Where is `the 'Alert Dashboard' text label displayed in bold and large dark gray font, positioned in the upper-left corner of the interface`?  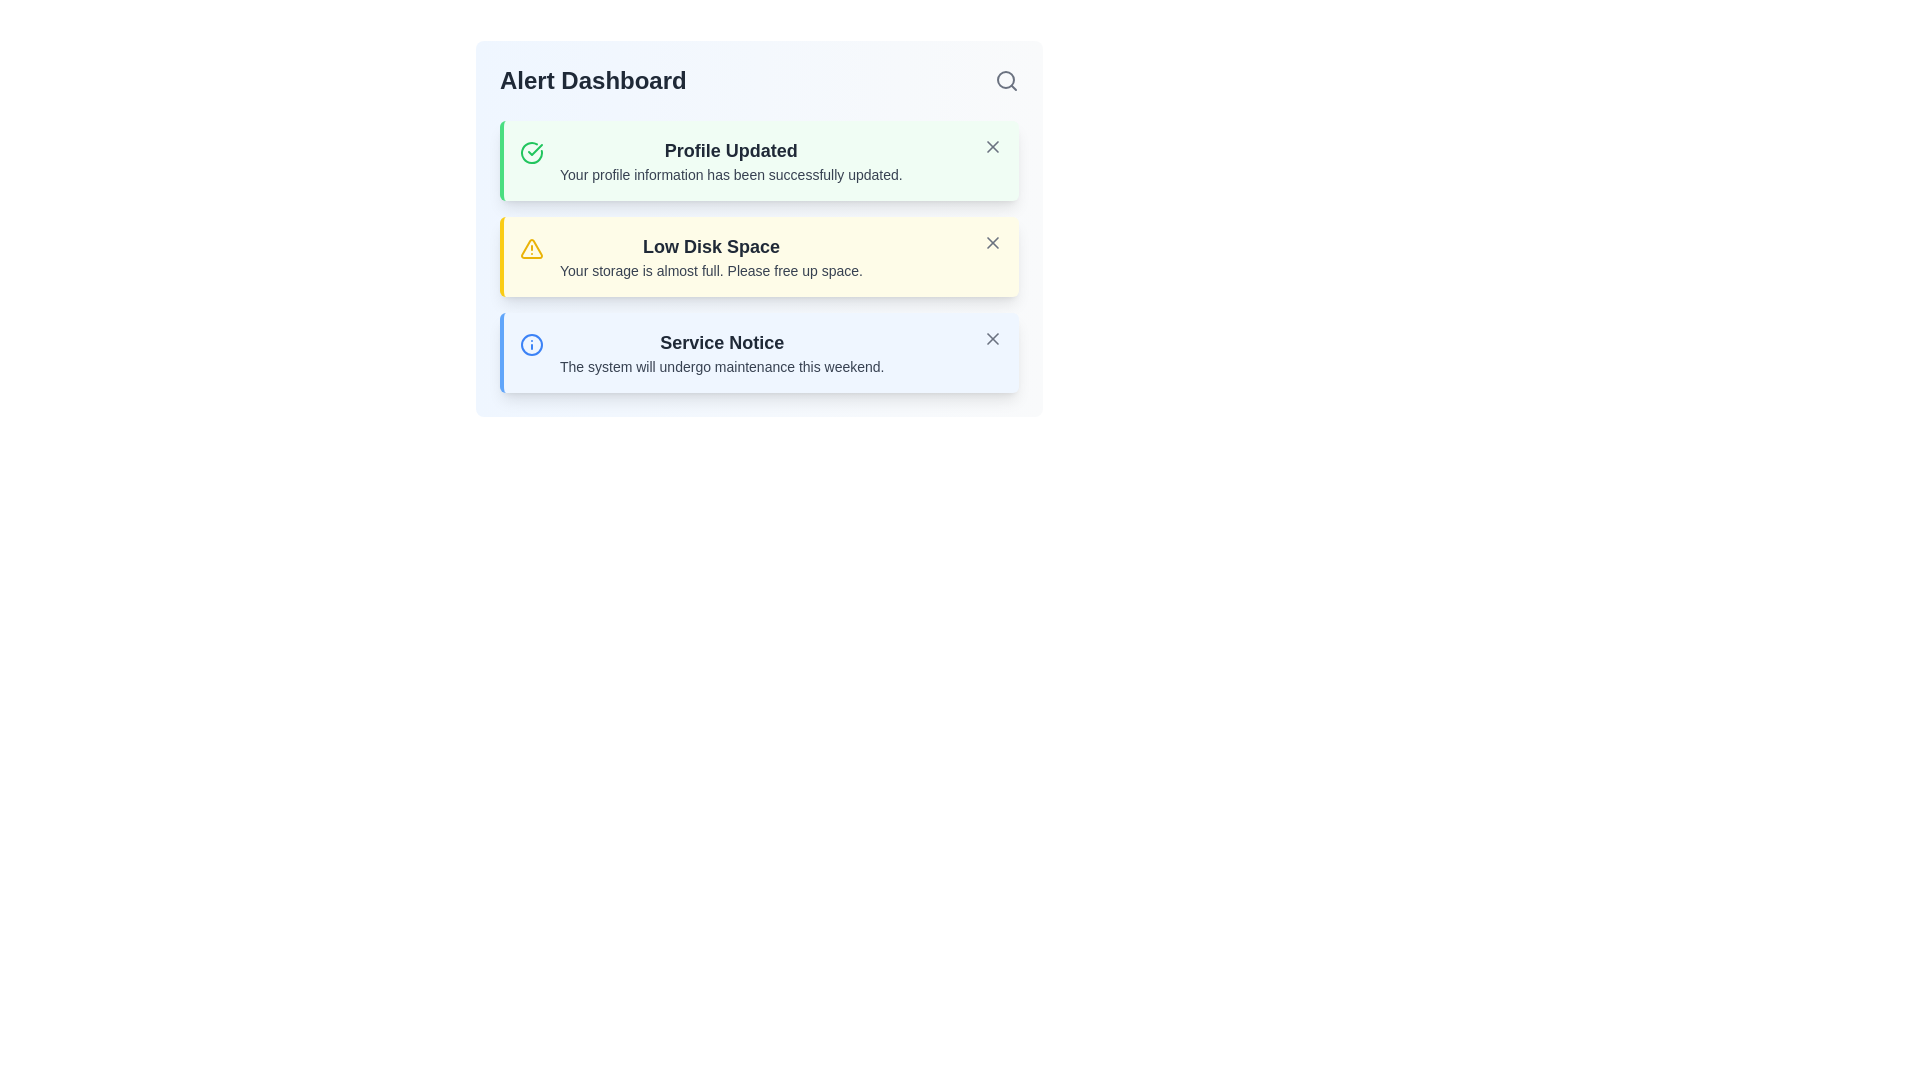 the 'Alert Dashboard' text label displayed in bold and large dark gray font, positioned in the upper-left corner of the interface is located at coordinates (592, 80).